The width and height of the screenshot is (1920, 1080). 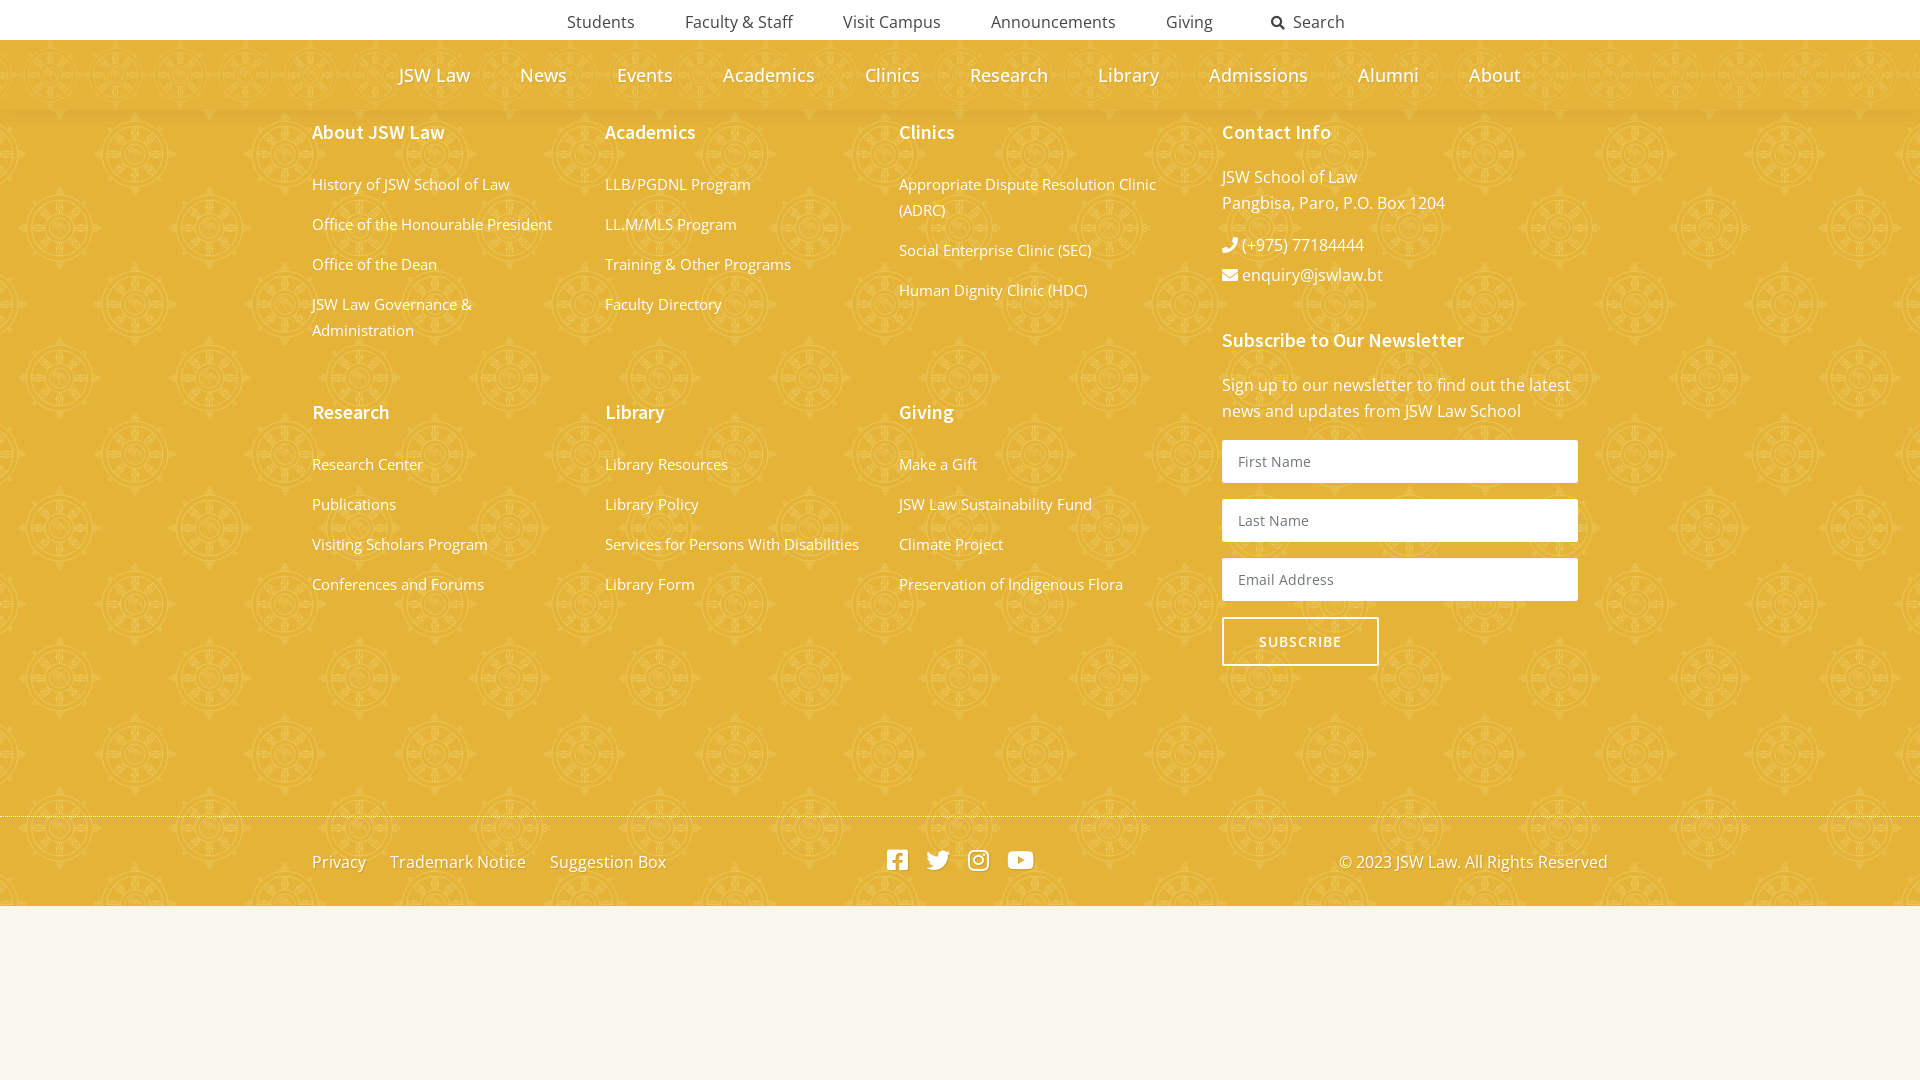 I want to click on 'Office of the Honourable President ', so click(x=311, y=223).